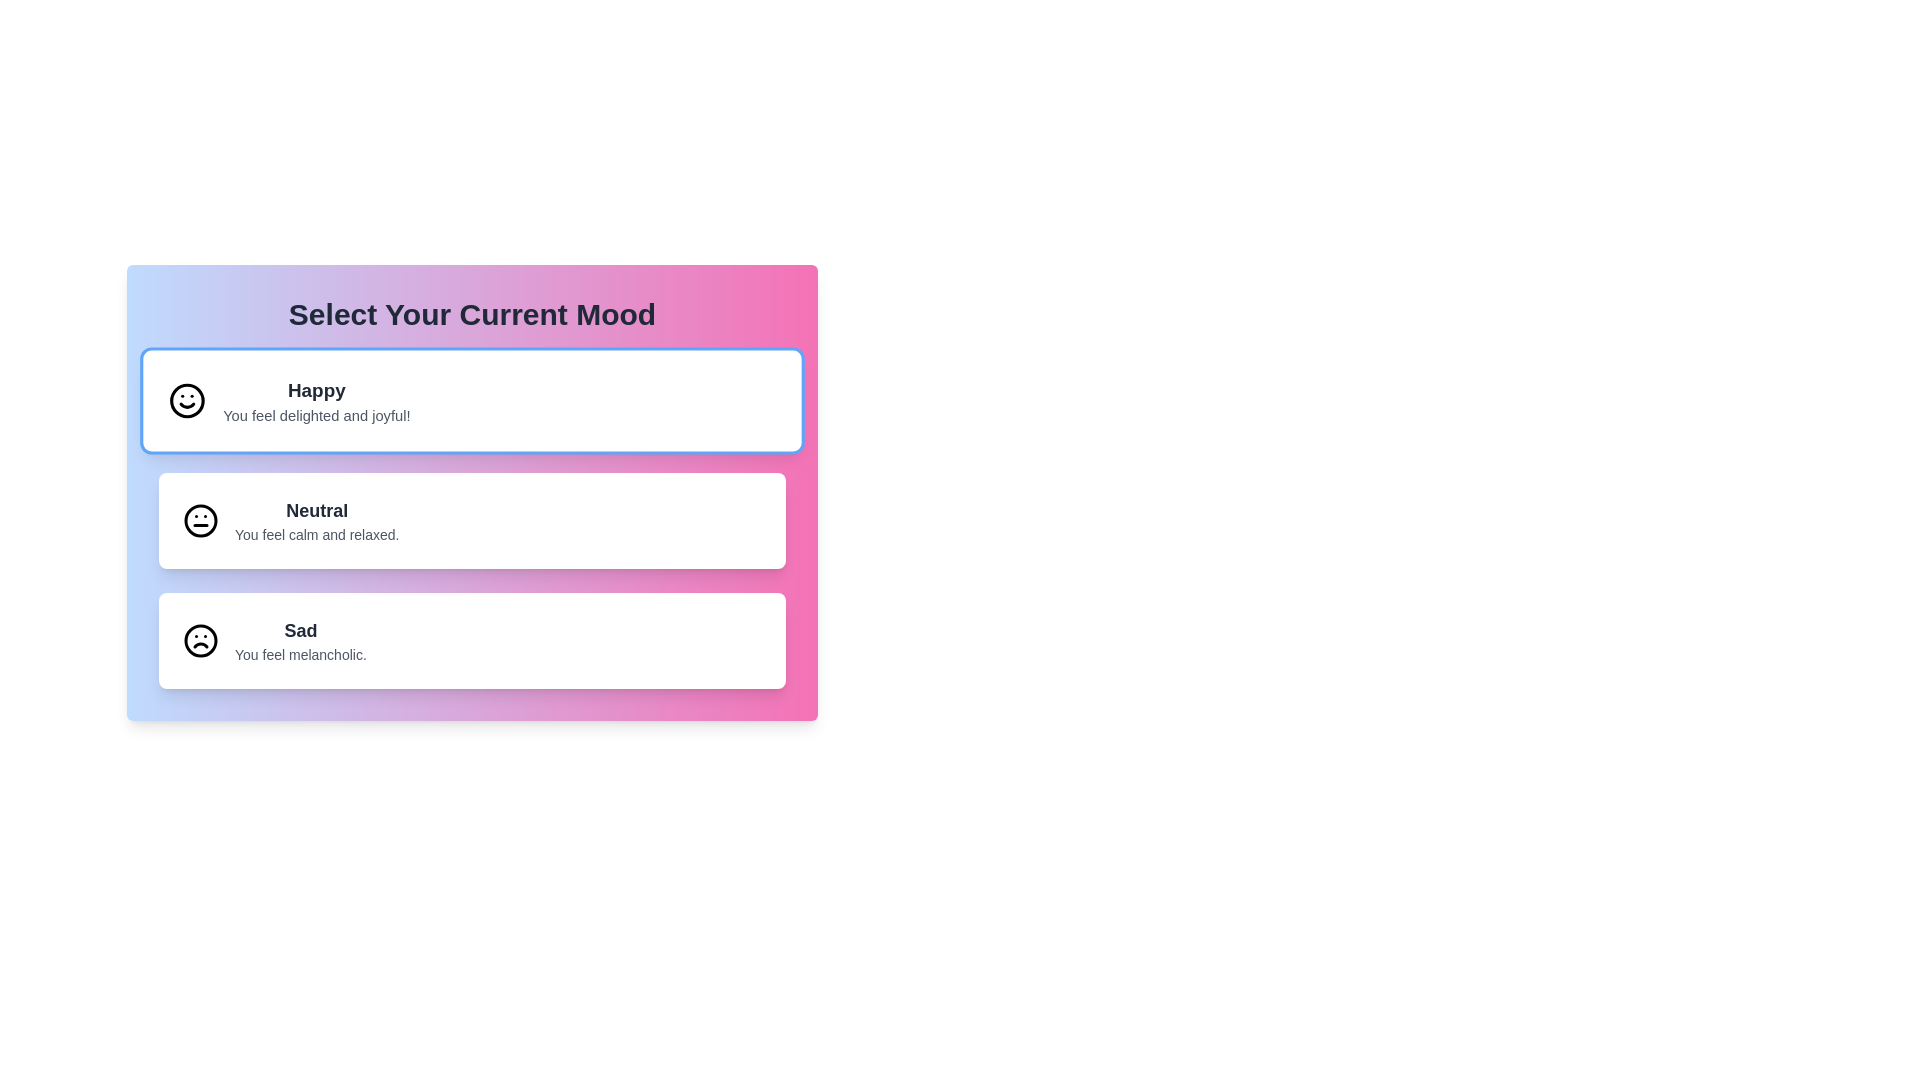  Describe the element at coordinates (315, 390) in the screenshot. I see `the header text label indicating the selected mood as 'Happy', positioned above the text 'You feel delighted and joyful!' in the first card of the mood options list` at that location.